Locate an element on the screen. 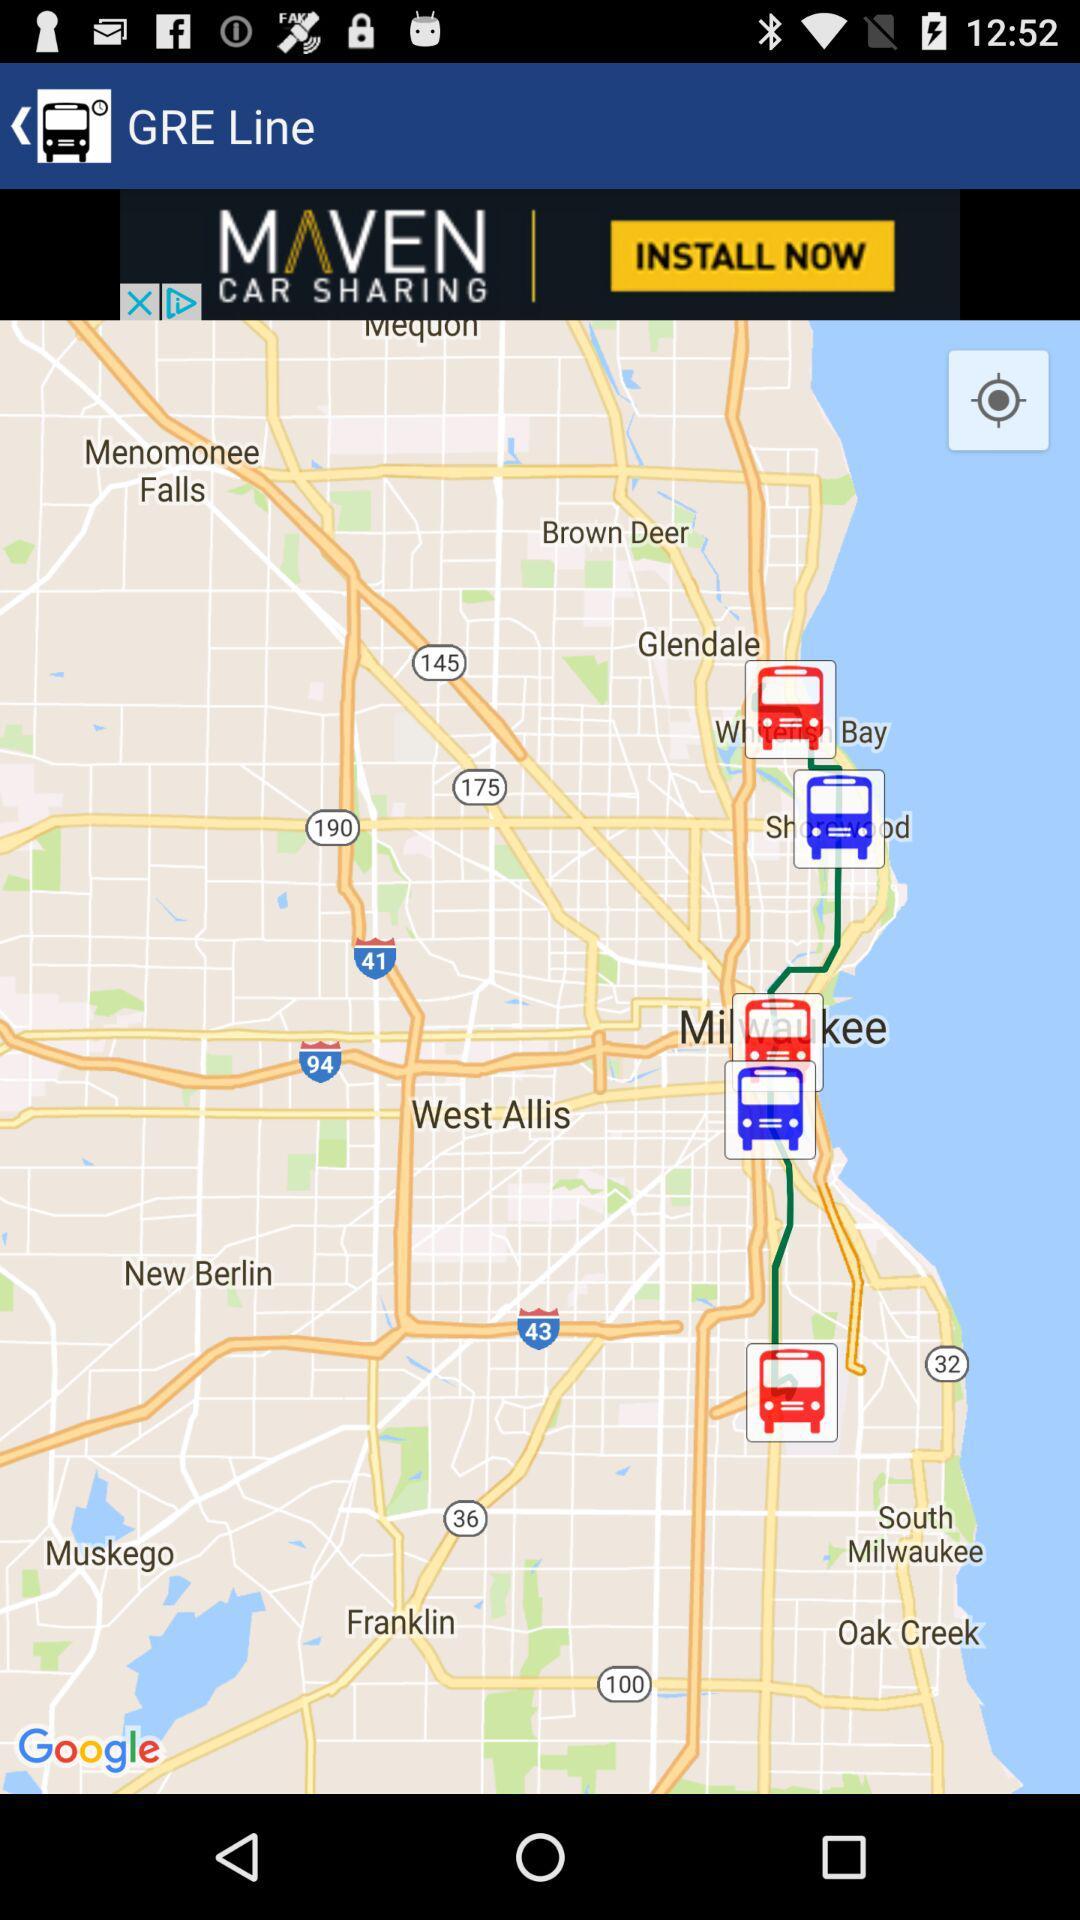  open advertisement to install is located at coordinates (540, 253).